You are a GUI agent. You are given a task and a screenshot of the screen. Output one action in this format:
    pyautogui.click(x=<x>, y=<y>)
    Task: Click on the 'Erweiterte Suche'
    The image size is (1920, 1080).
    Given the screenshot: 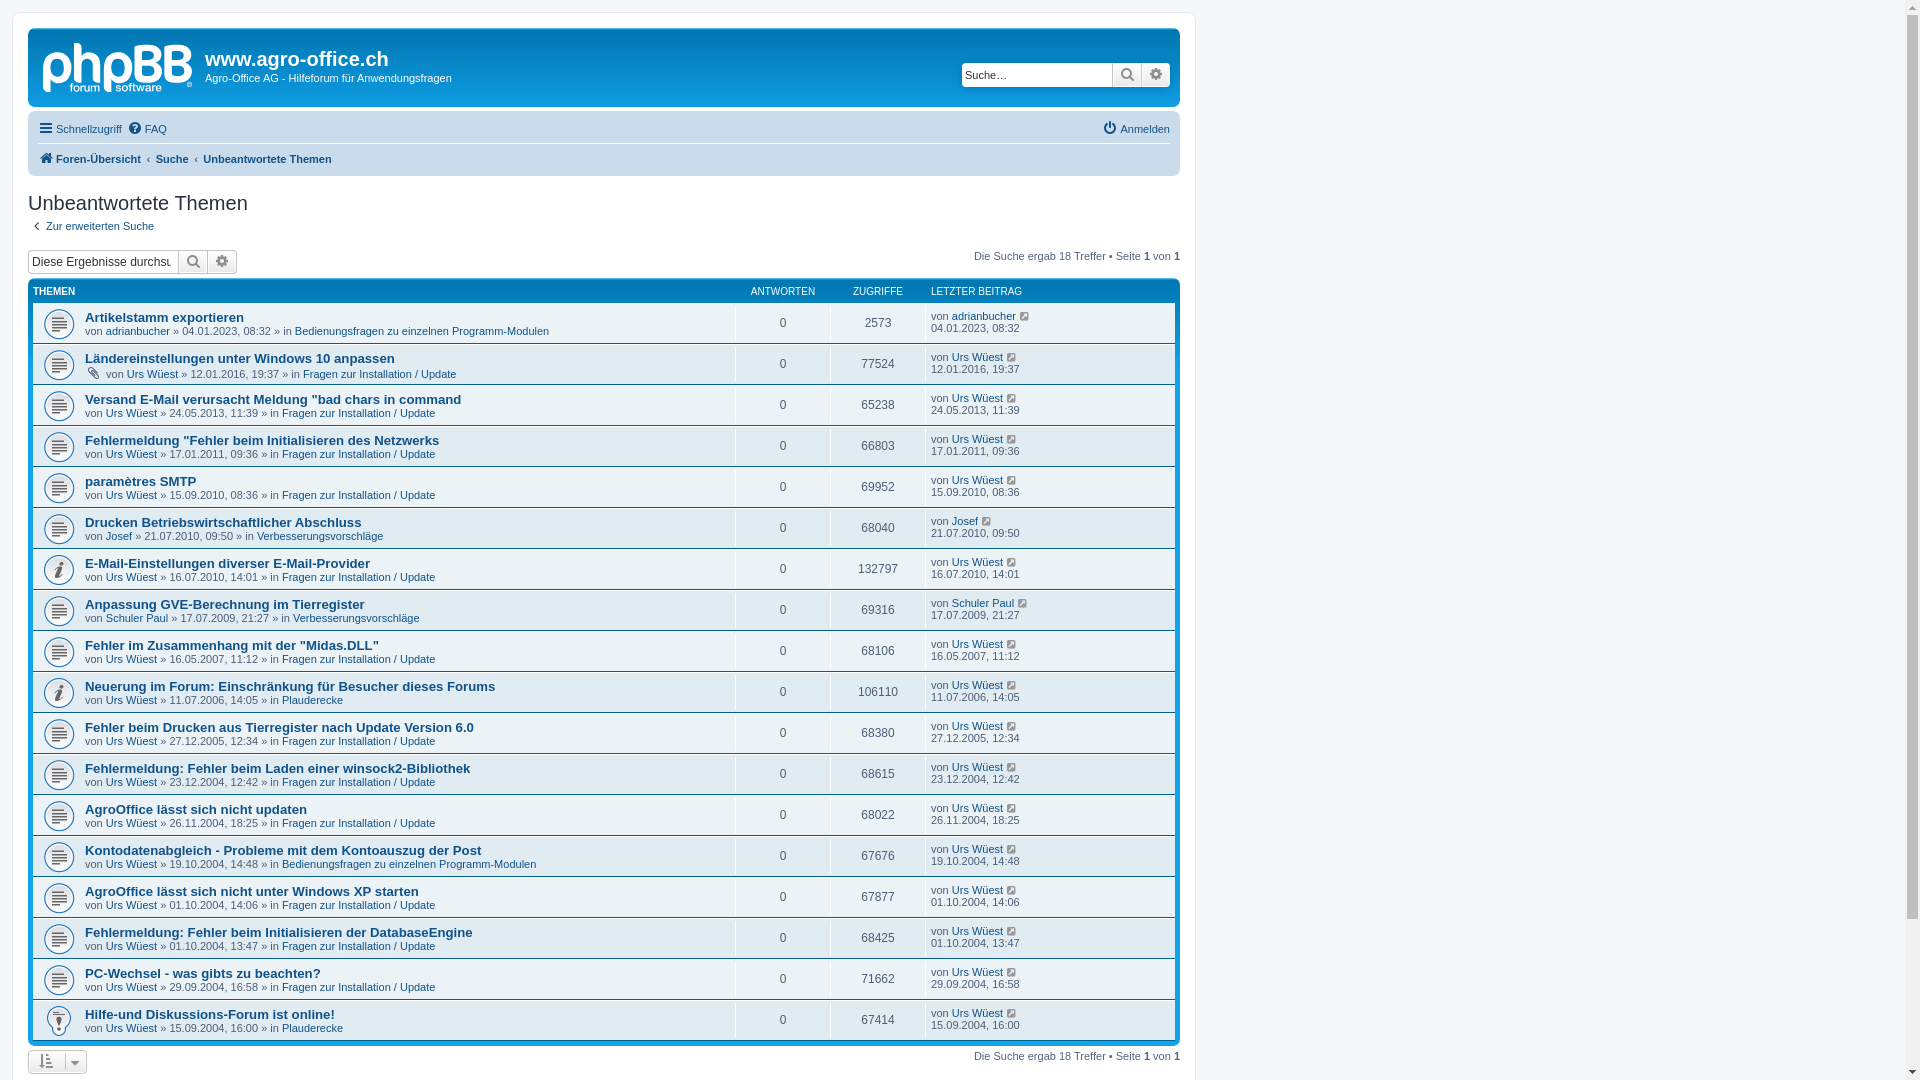 What is the action you would take?
    pyautogui.click(x=222, y=261)
    